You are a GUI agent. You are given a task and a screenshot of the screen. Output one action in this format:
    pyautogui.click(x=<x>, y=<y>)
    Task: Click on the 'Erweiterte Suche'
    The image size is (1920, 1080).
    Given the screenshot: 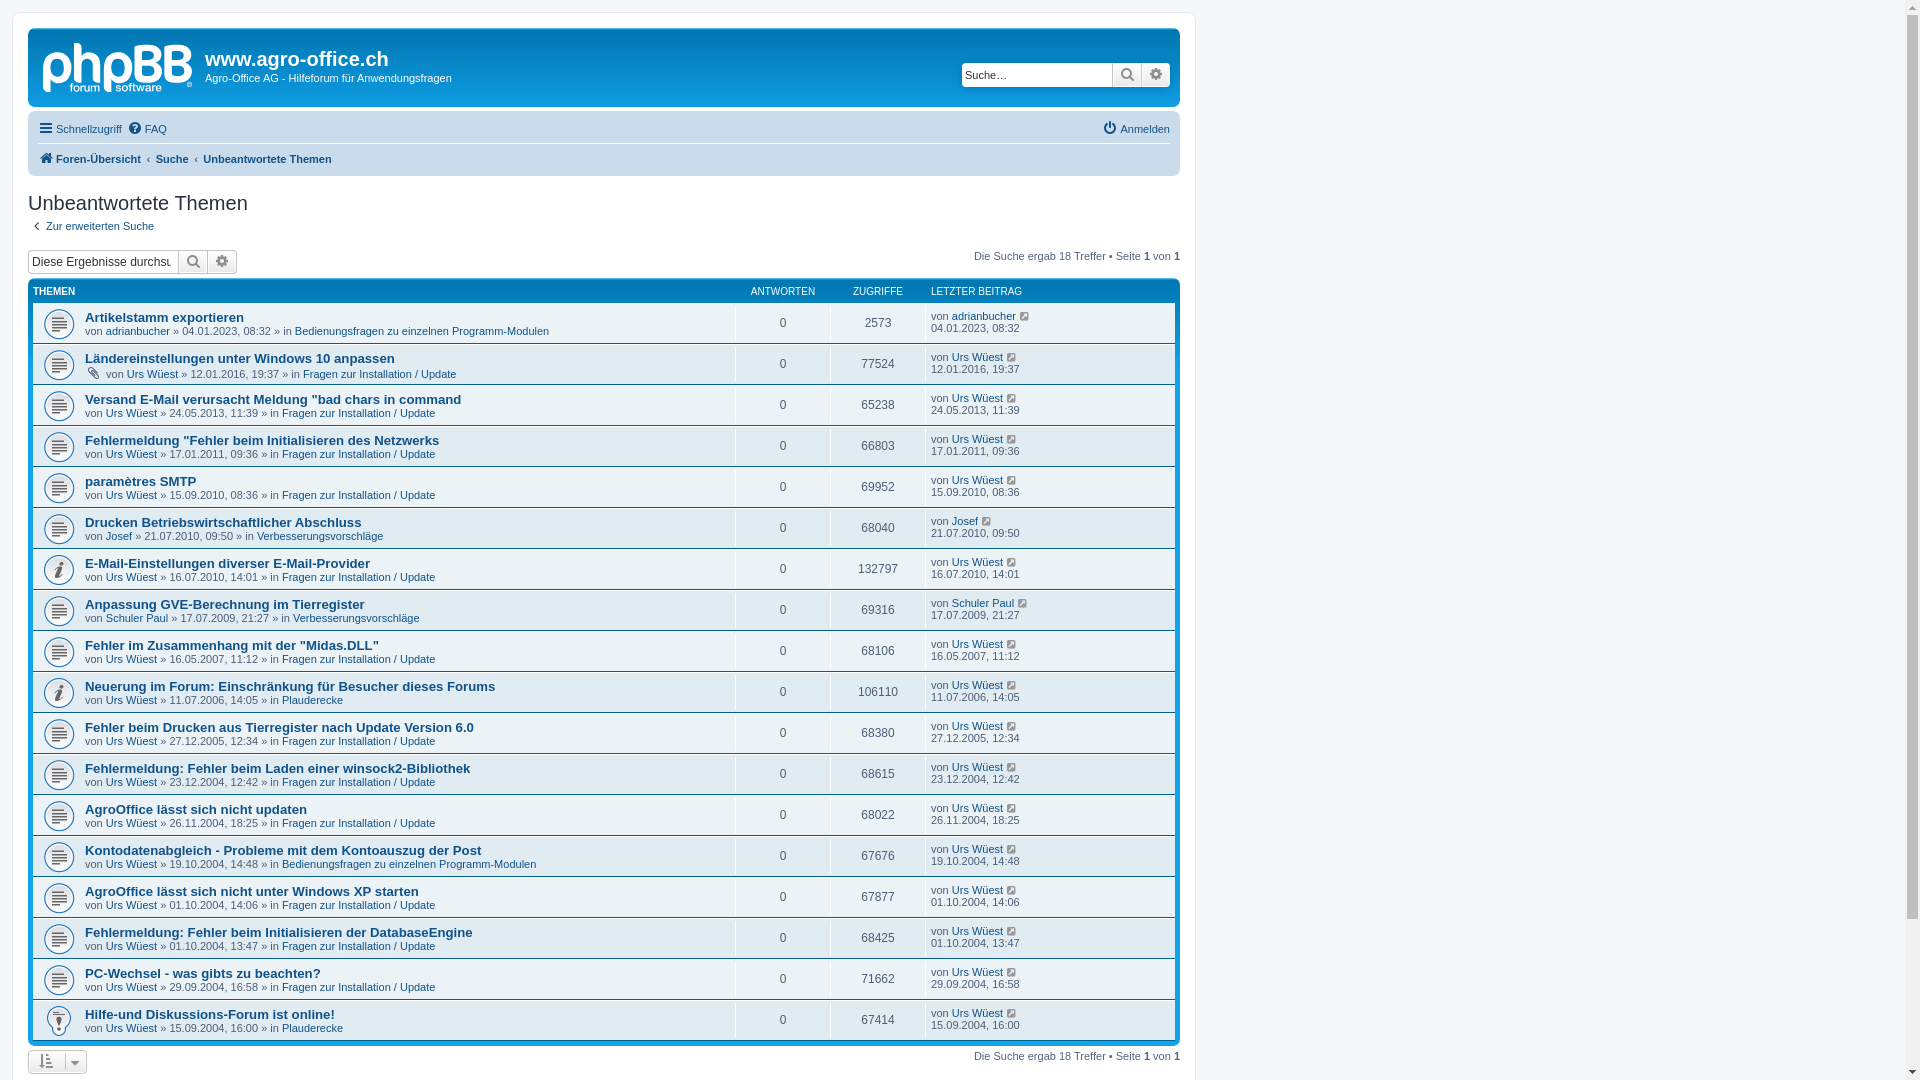 What is the action you would take?
    pyautogui.click(x=222, y=261)
    